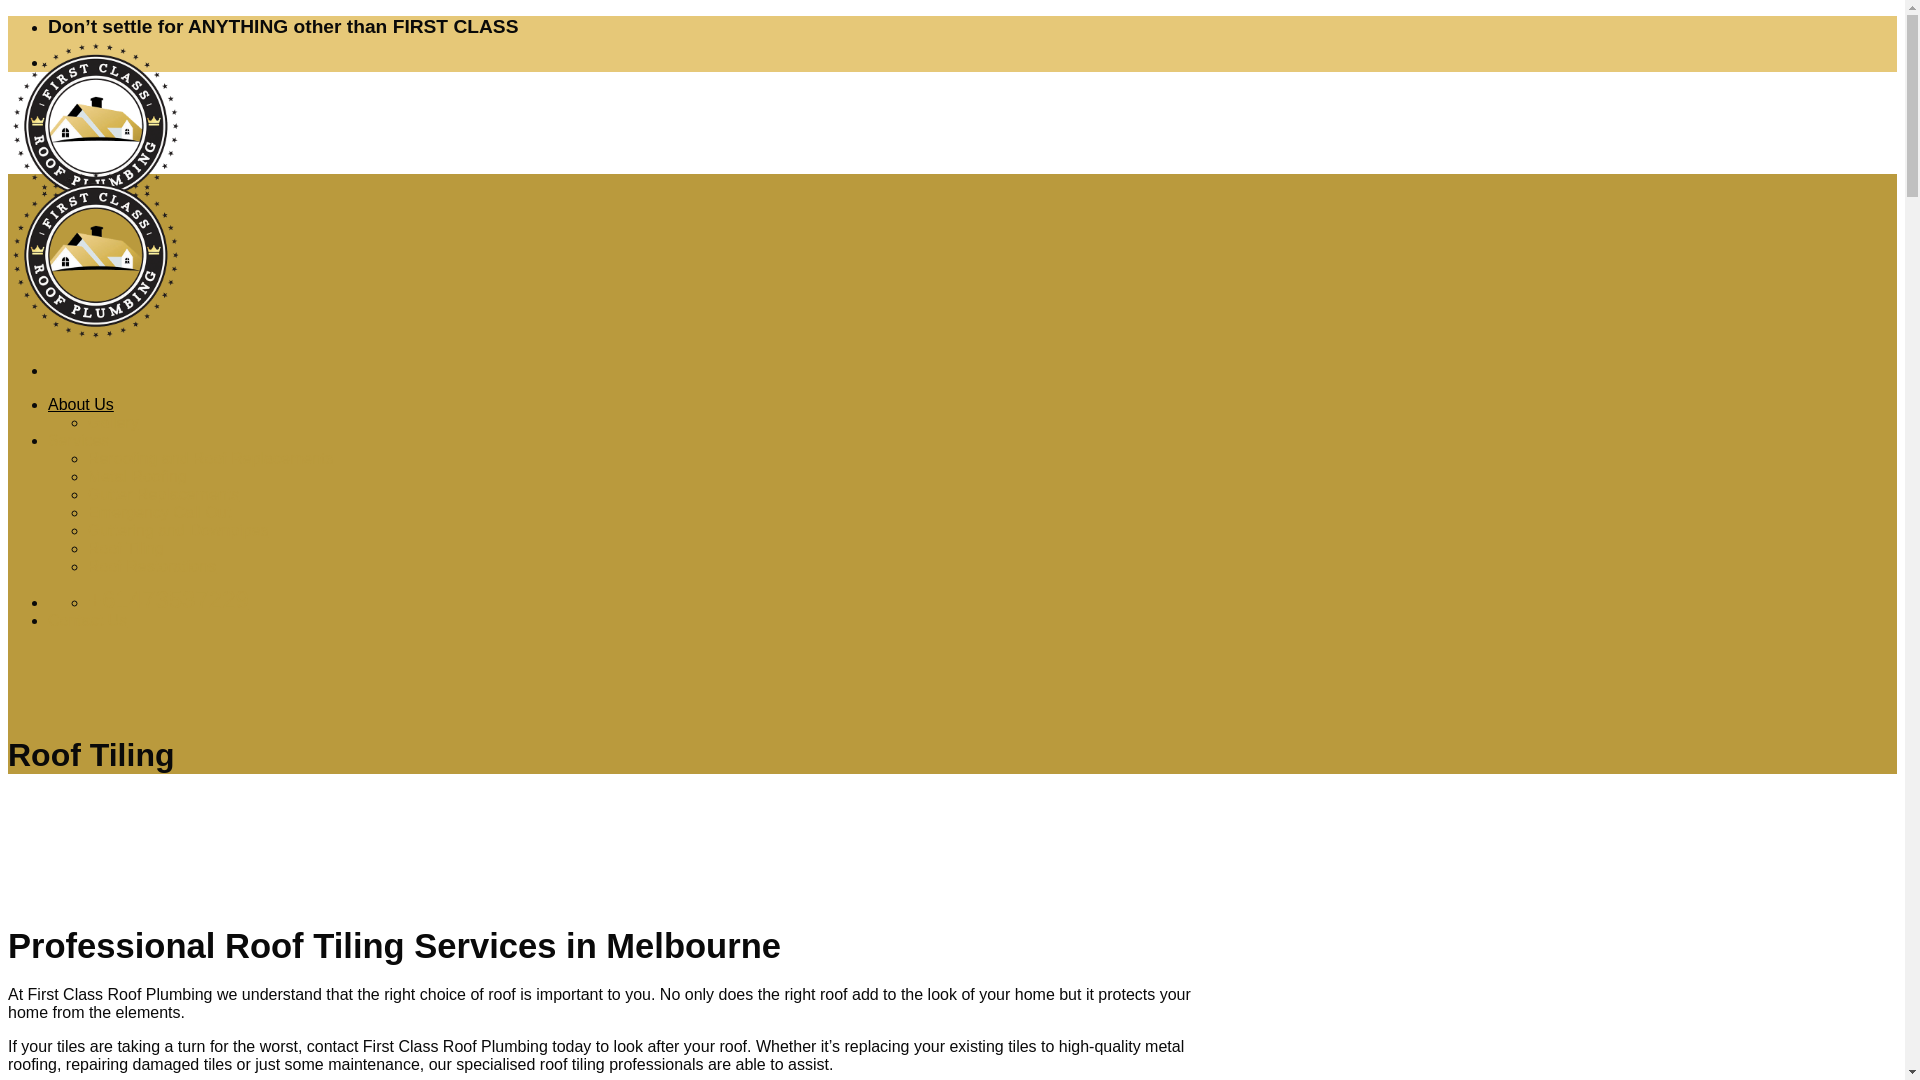  I want to click on 'Emergency Call Out', so click(158, 511).